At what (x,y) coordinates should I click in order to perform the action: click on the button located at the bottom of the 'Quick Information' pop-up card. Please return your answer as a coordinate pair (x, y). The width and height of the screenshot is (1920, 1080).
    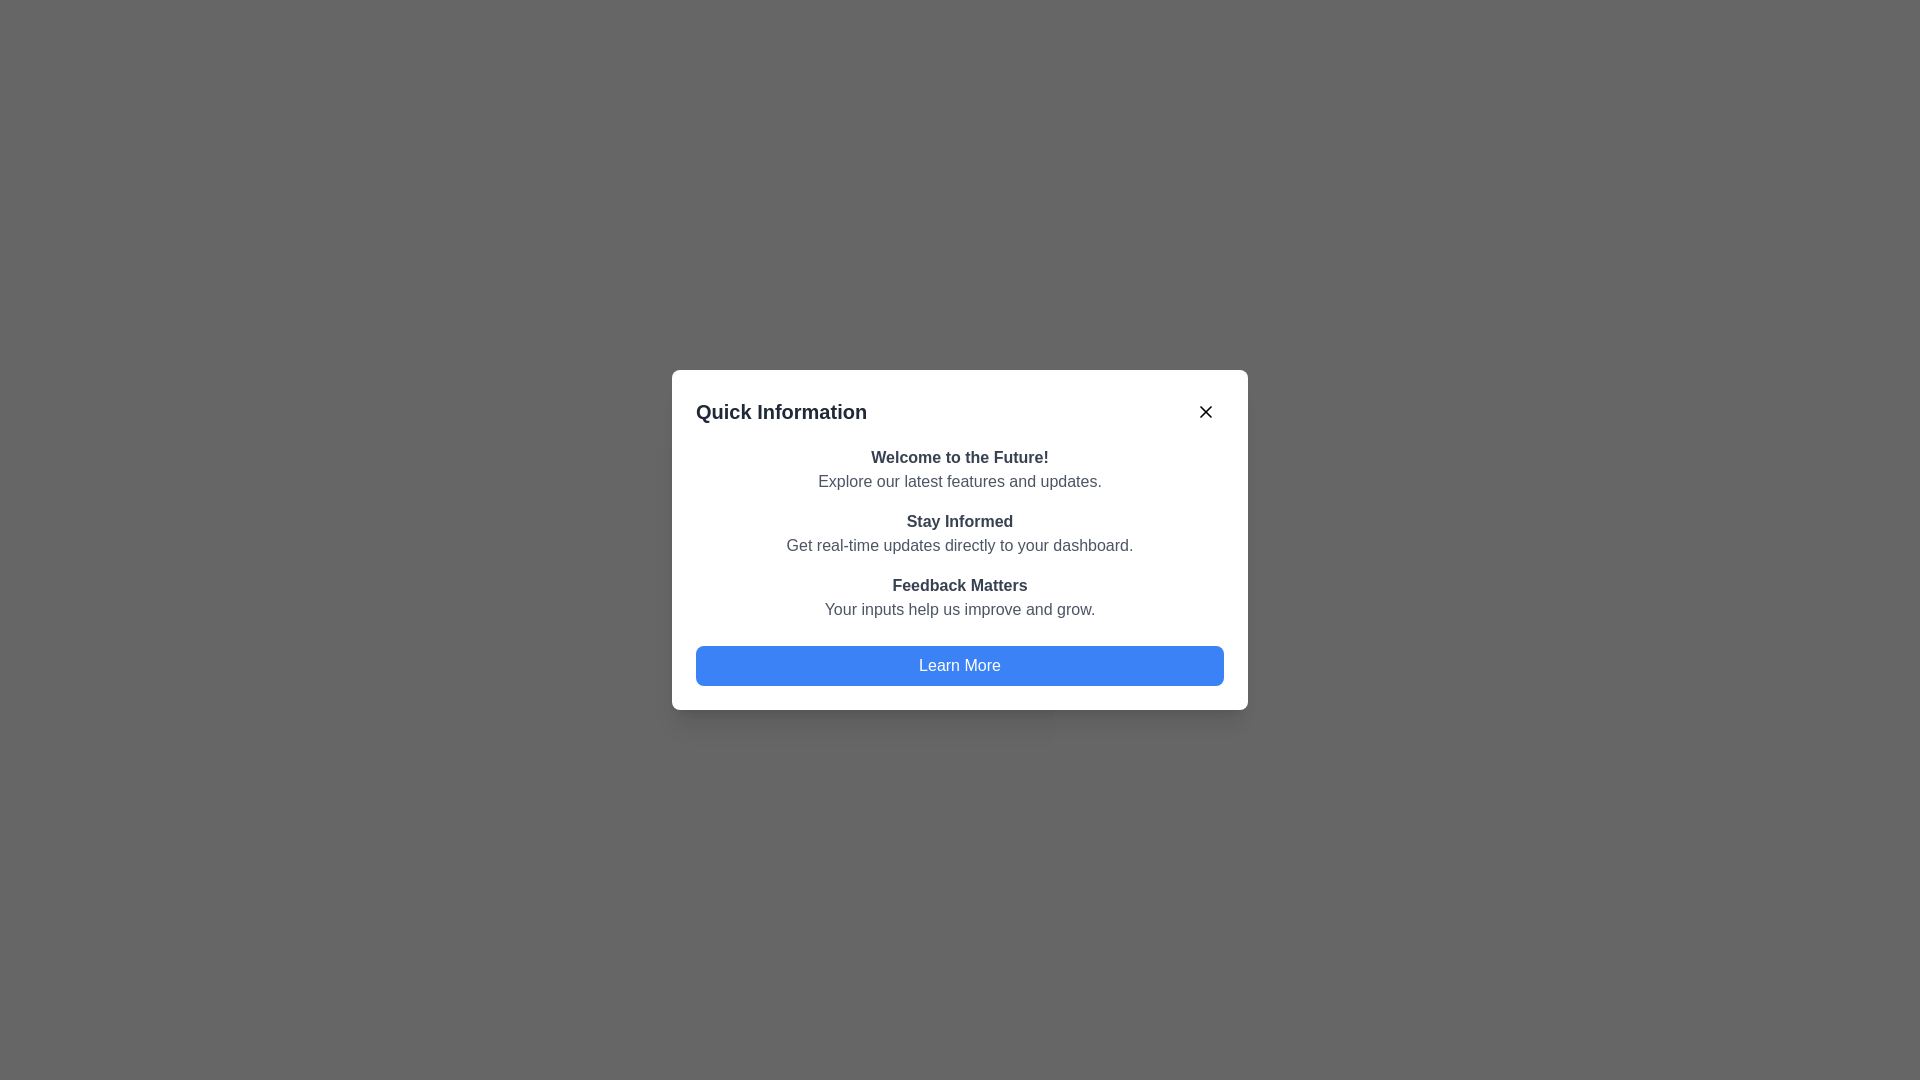
    Looking at the image, I should click on (960, 666).